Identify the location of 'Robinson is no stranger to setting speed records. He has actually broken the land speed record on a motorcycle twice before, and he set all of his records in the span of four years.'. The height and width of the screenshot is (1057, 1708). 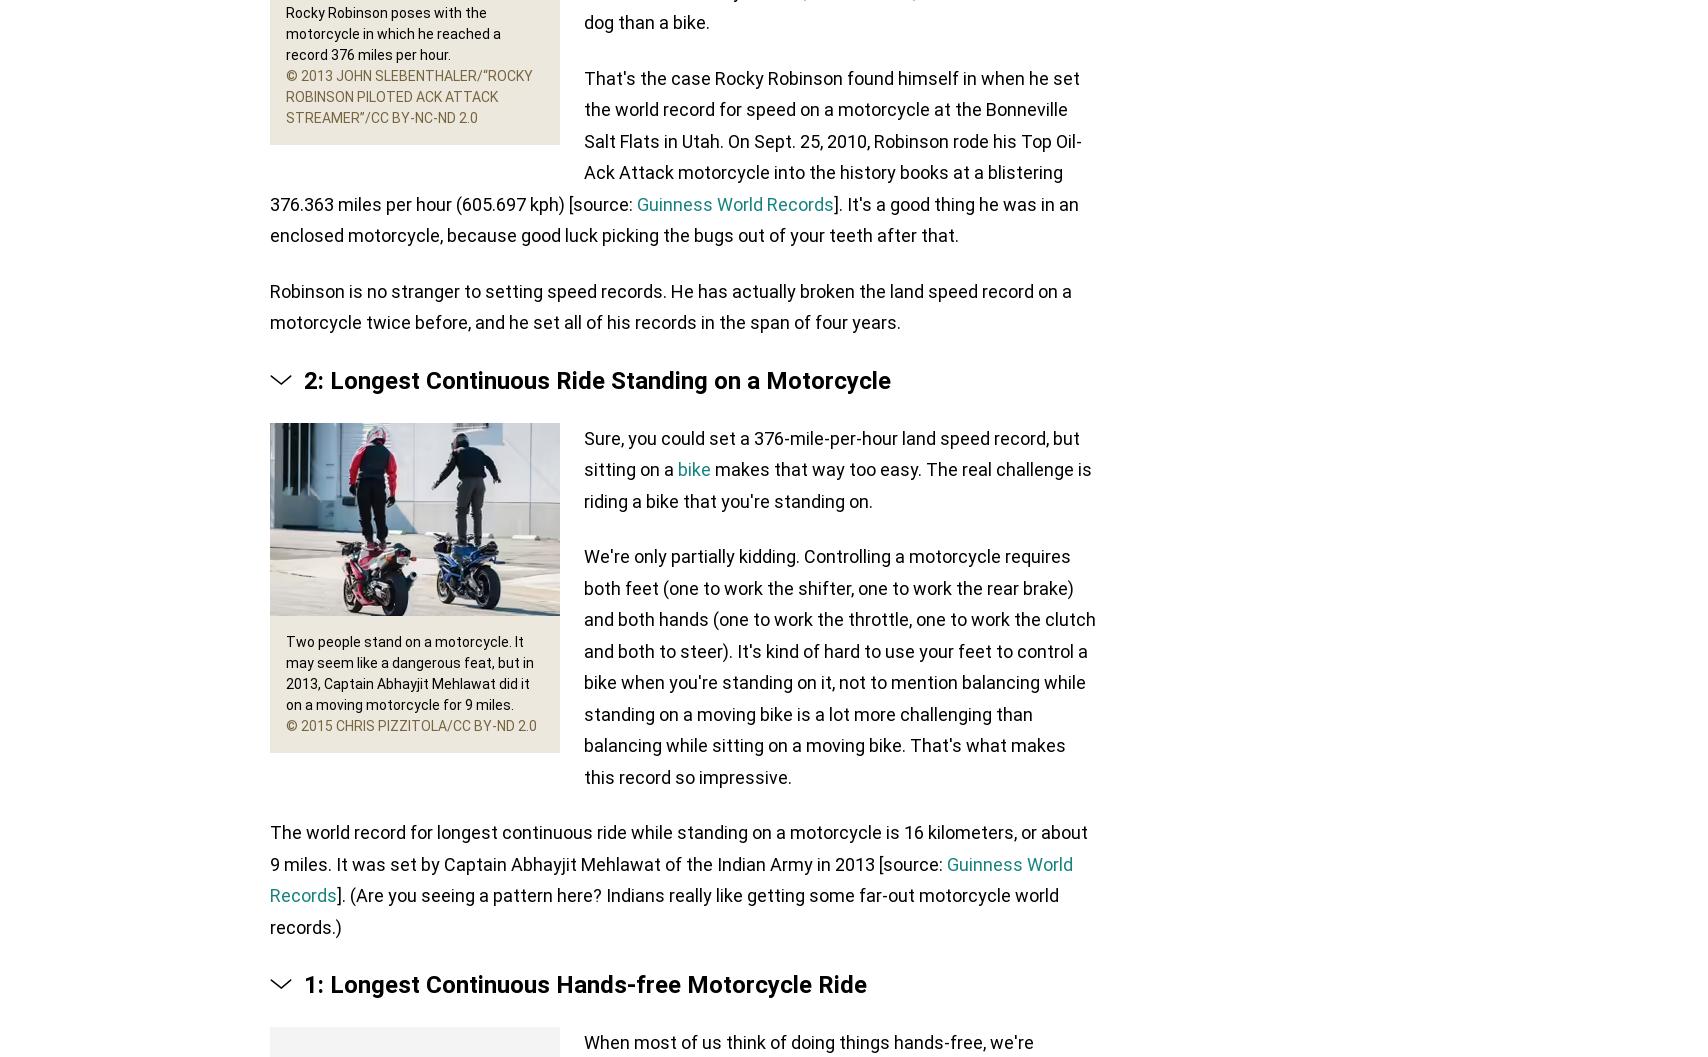
(270, 306).